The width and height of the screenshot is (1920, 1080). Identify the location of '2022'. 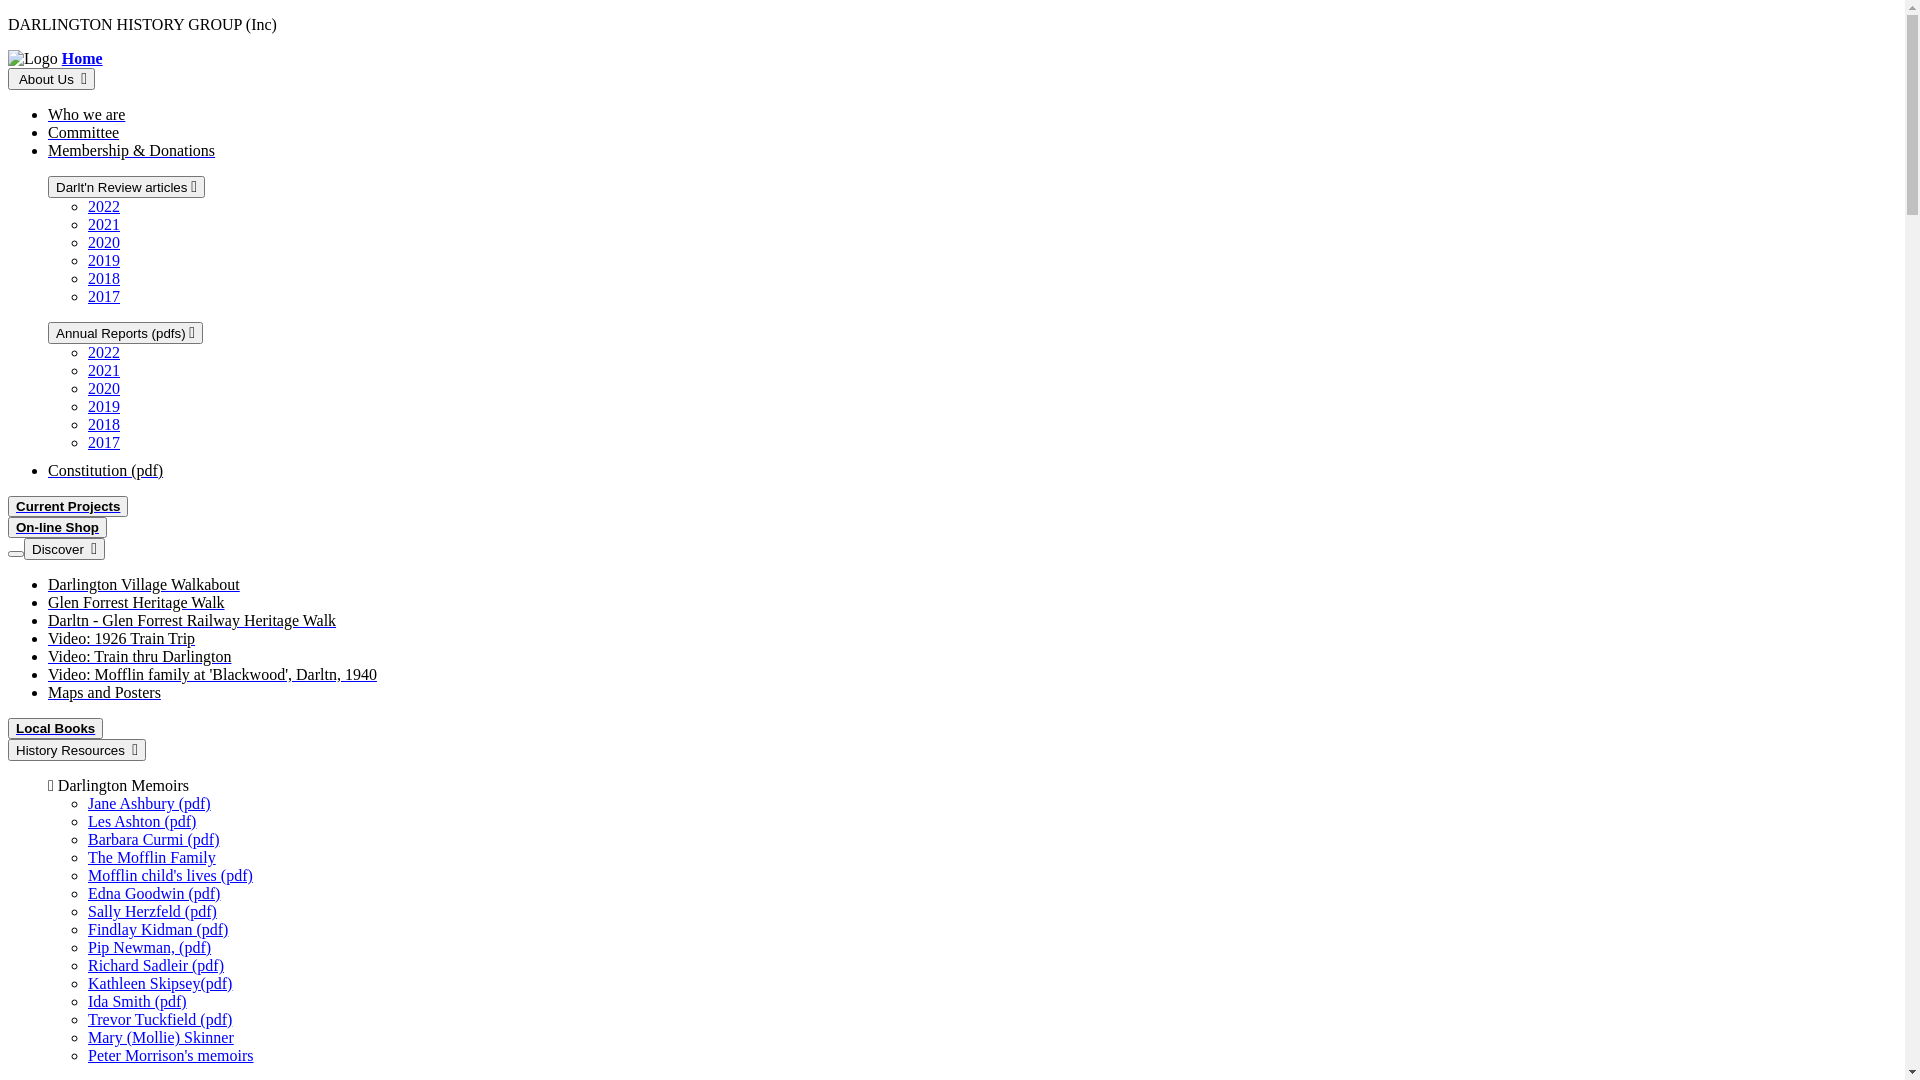
(103, 351).